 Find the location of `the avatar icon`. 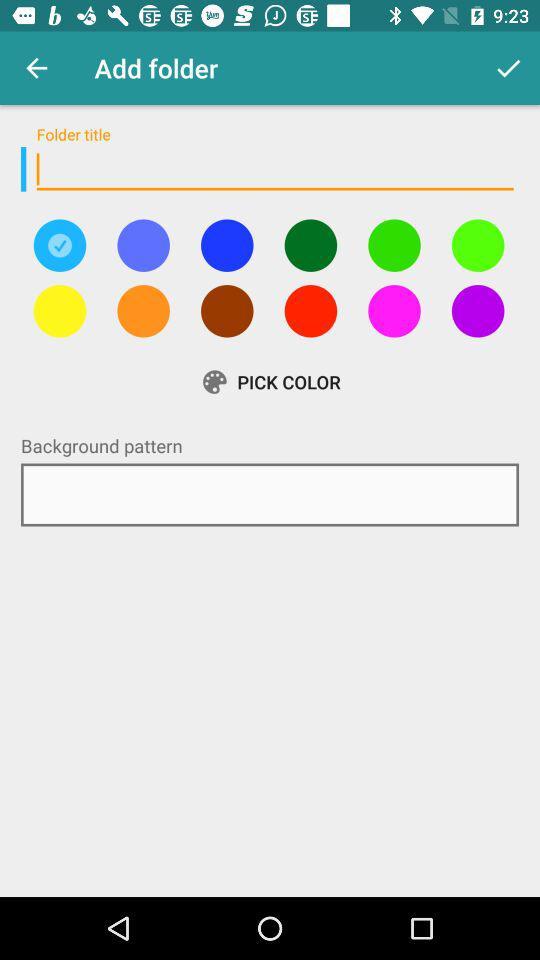

the avatar icon is located at coordinates (310, 311).